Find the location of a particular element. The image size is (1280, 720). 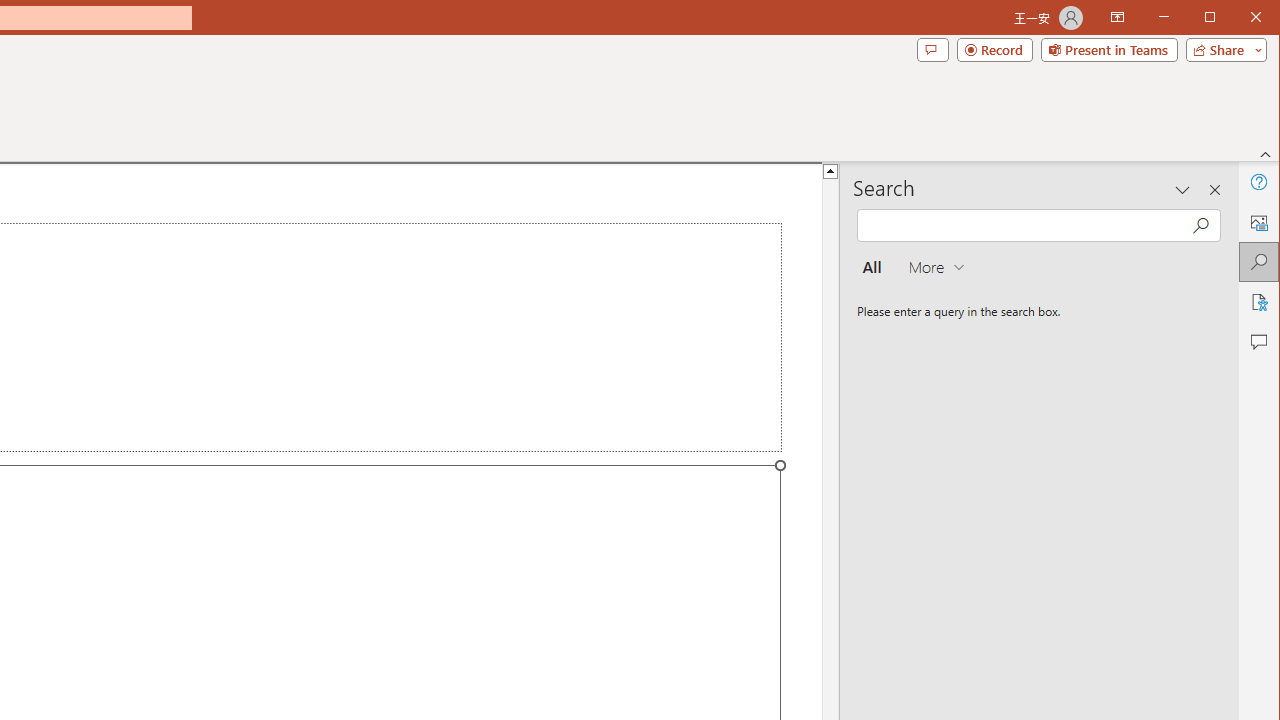

'Collapse the Ribbon' is located at coordinates (1265, 153).